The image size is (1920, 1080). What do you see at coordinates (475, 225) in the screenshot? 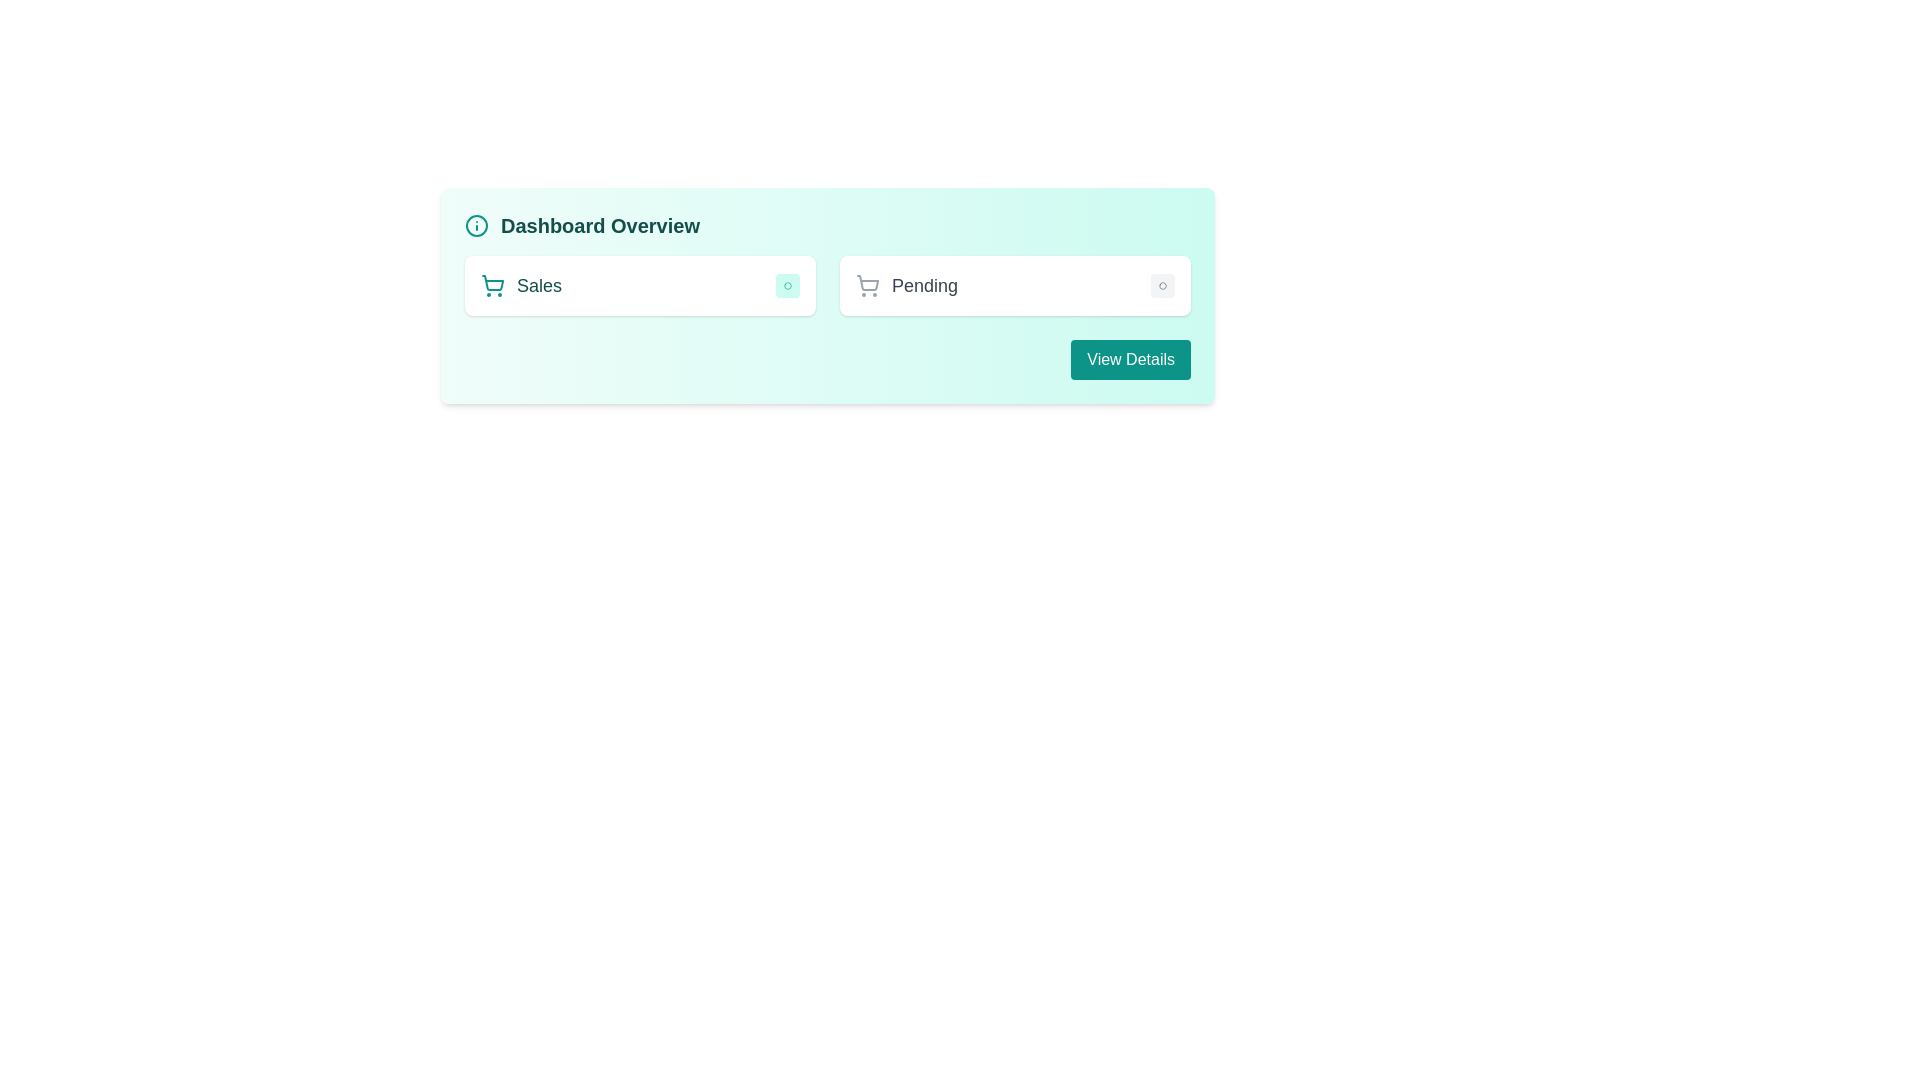
I see `circular decorative element located within the icon to the left of the 'Dashboard Overview' header text` at bounding box center [475, 225].